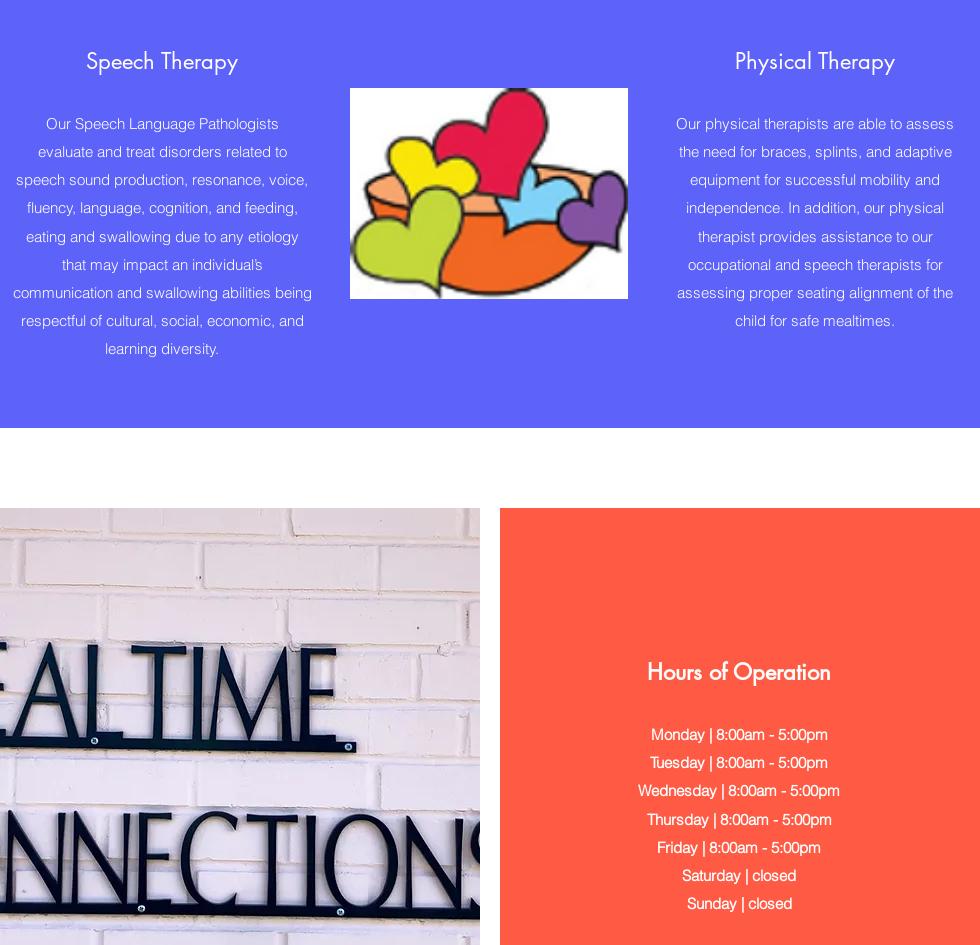  What do you see at coordinates (739, 874) in the screenshot?
I see `'Saturday | closed'` at bounding box center [739, 874].